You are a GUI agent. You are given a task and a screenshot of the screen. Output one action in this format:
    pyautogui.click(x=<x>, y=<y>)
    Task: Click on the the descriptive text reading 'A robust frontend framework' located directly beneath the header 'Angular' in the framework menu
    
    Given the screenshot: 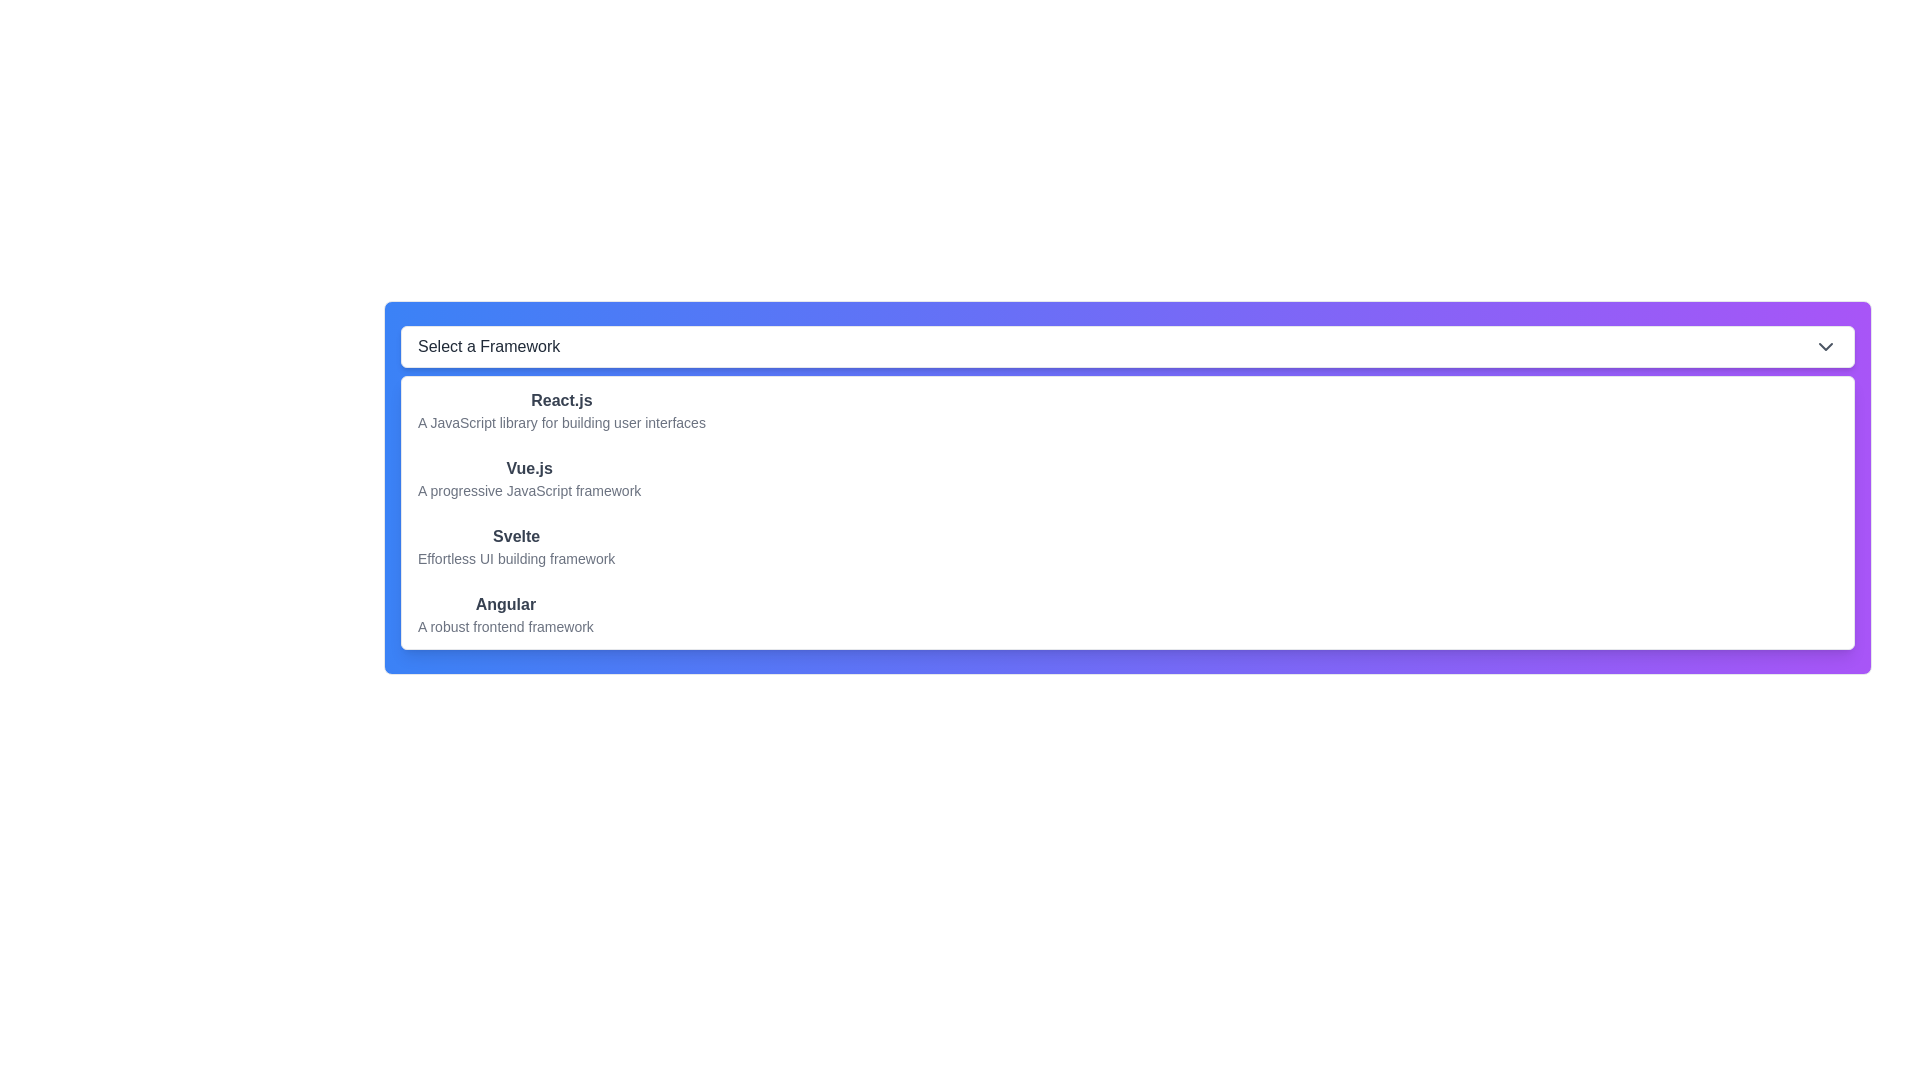 What is the action you would take?
    pyautogui.click(x=505, y=626)
    